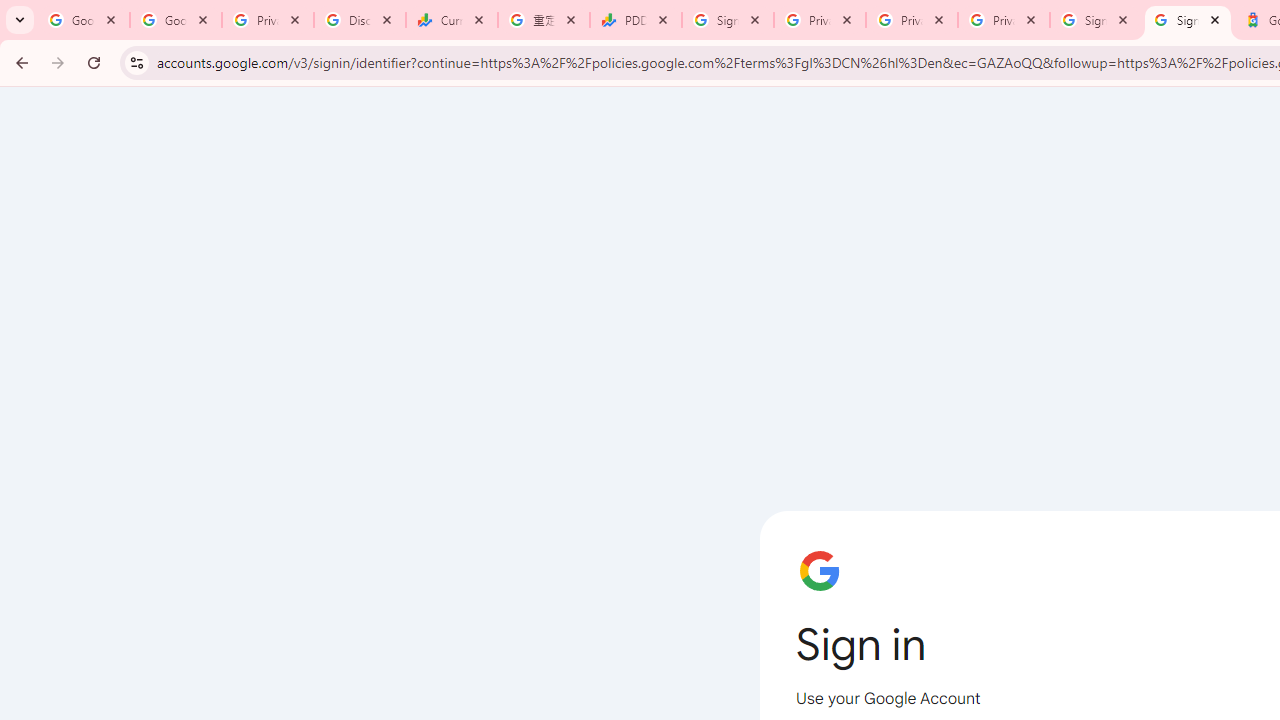  I want to click on 'PDD Holdings Inc - ADR (PDD) Price & News - Google Finance', so click(635, 20).